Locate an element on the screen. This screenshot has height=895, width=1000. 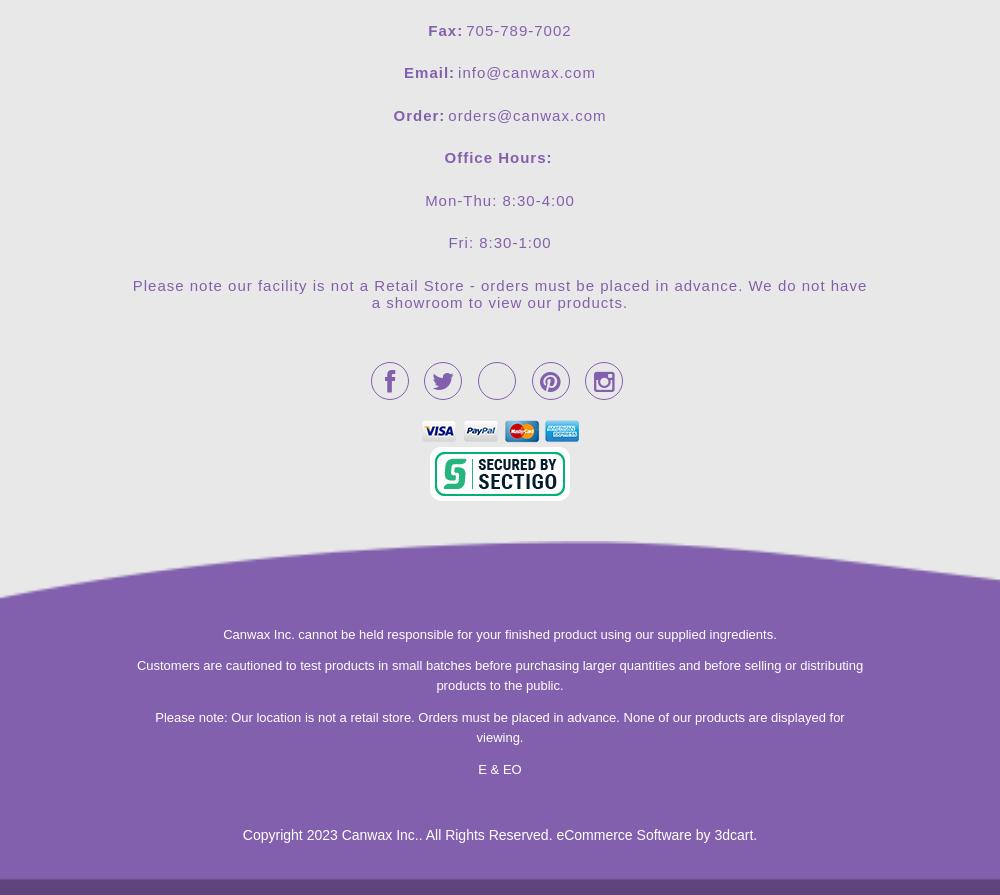
'Fri: 8:30-1:00' is located at coordinates (498, 242).